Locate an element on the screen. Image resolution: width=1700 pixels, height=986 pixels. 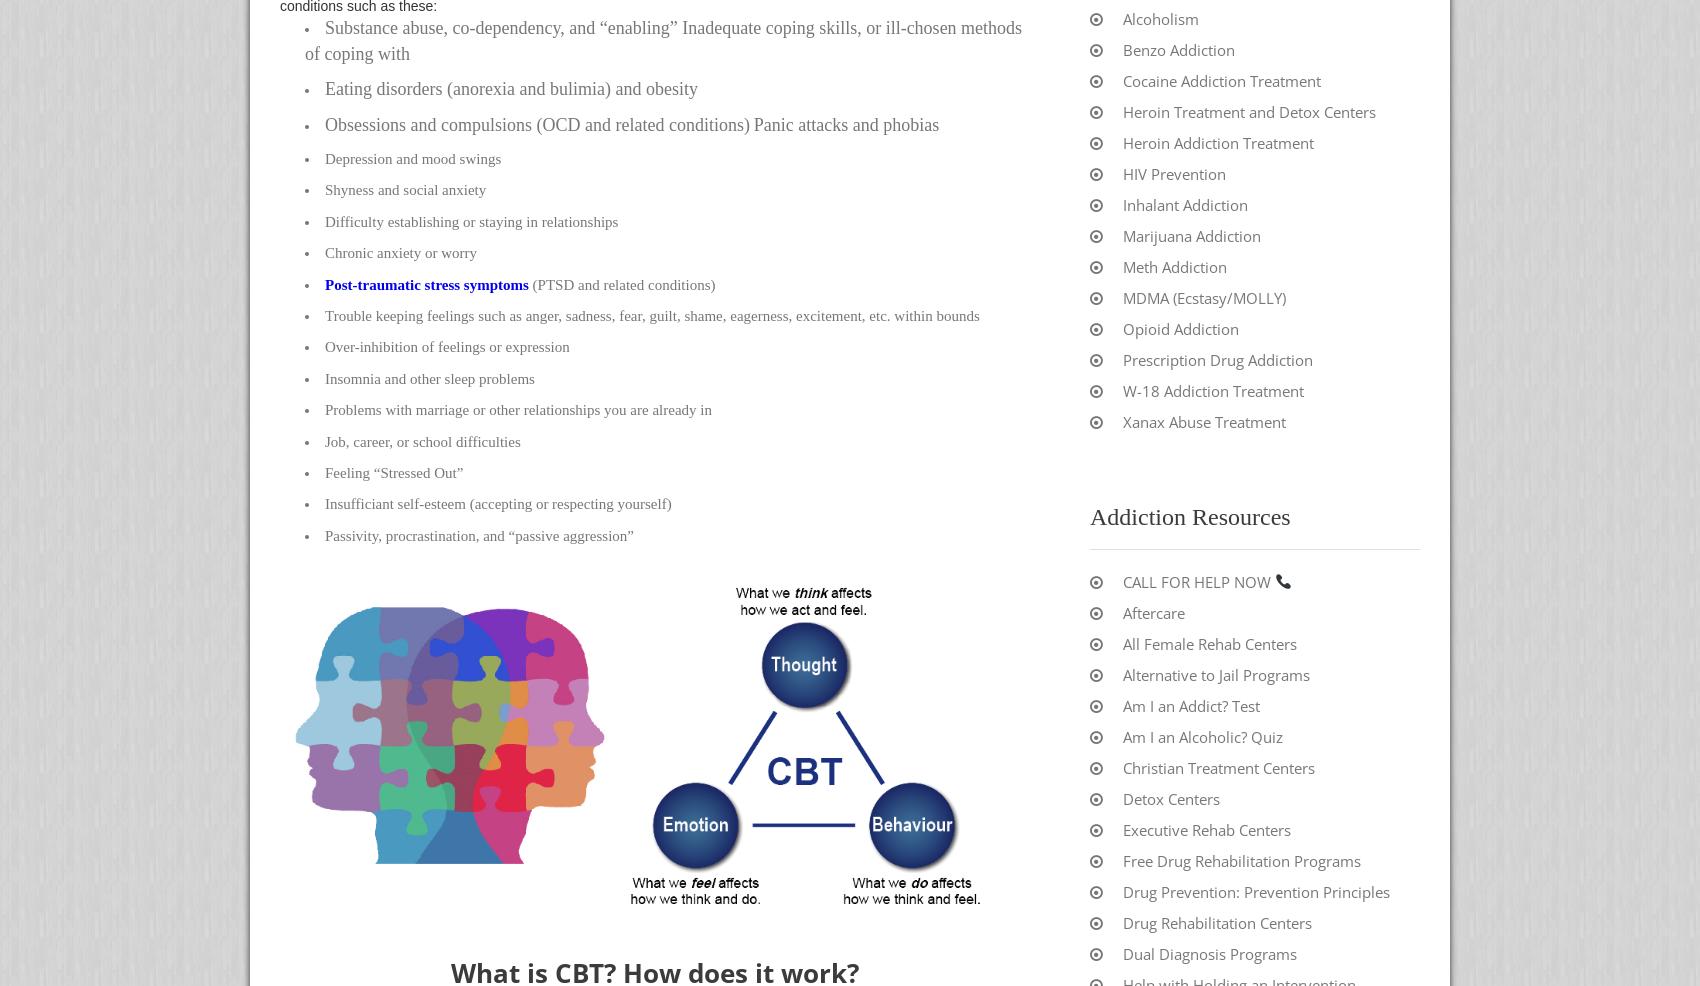
'Drug Rehabilitation Centers' is located at coordinates (1216, 922).